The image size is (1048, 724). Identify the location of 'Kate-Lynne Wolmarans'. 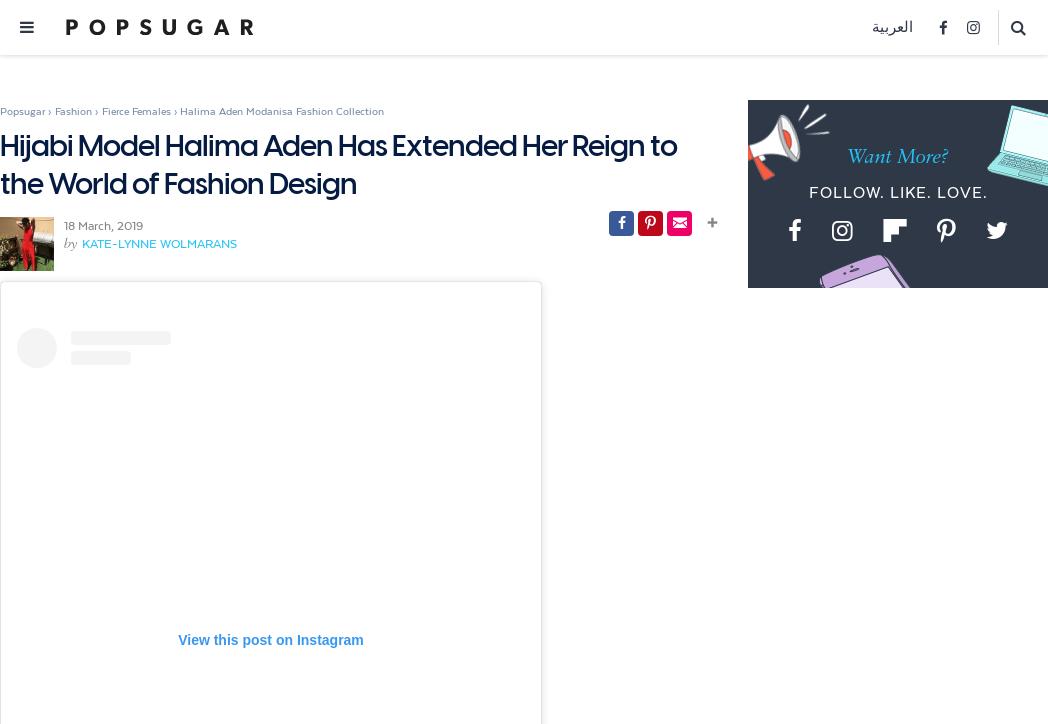
(159, 243).